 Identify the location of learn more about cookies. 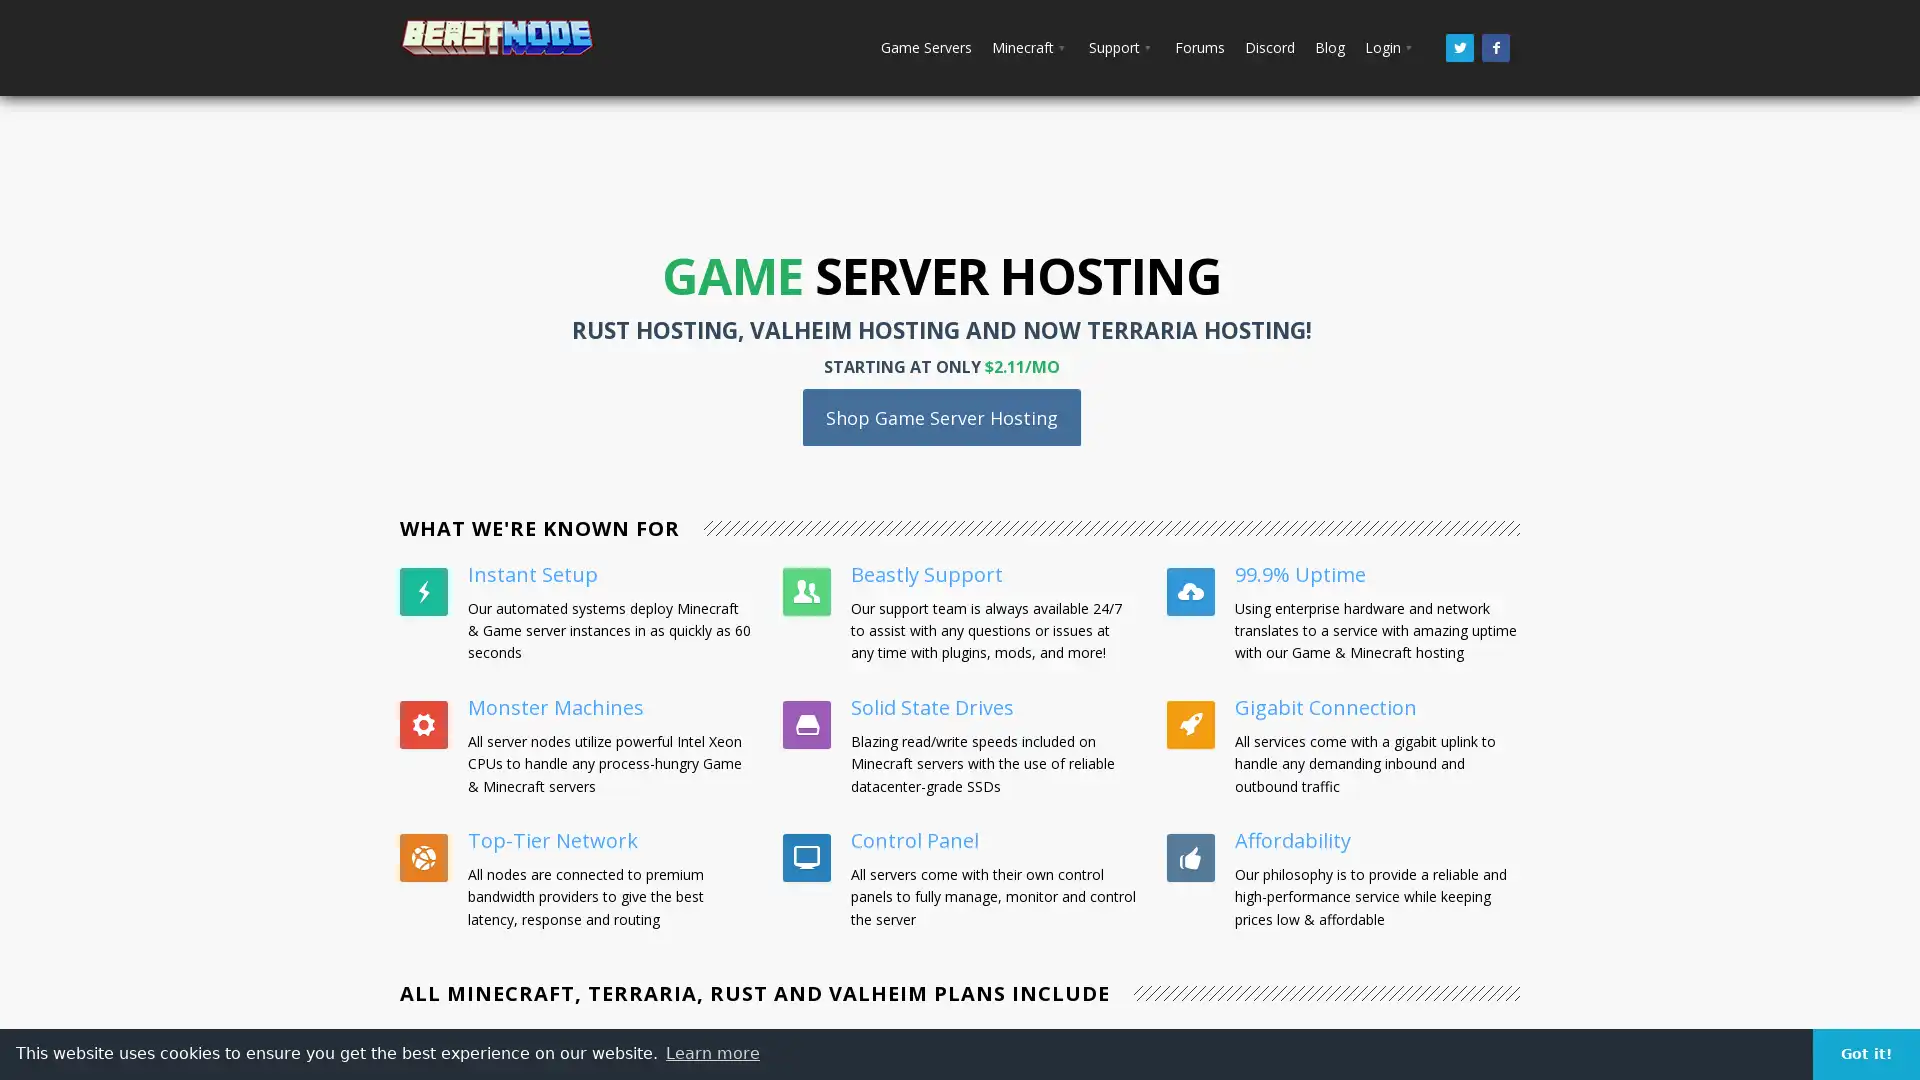
(713, 1052).